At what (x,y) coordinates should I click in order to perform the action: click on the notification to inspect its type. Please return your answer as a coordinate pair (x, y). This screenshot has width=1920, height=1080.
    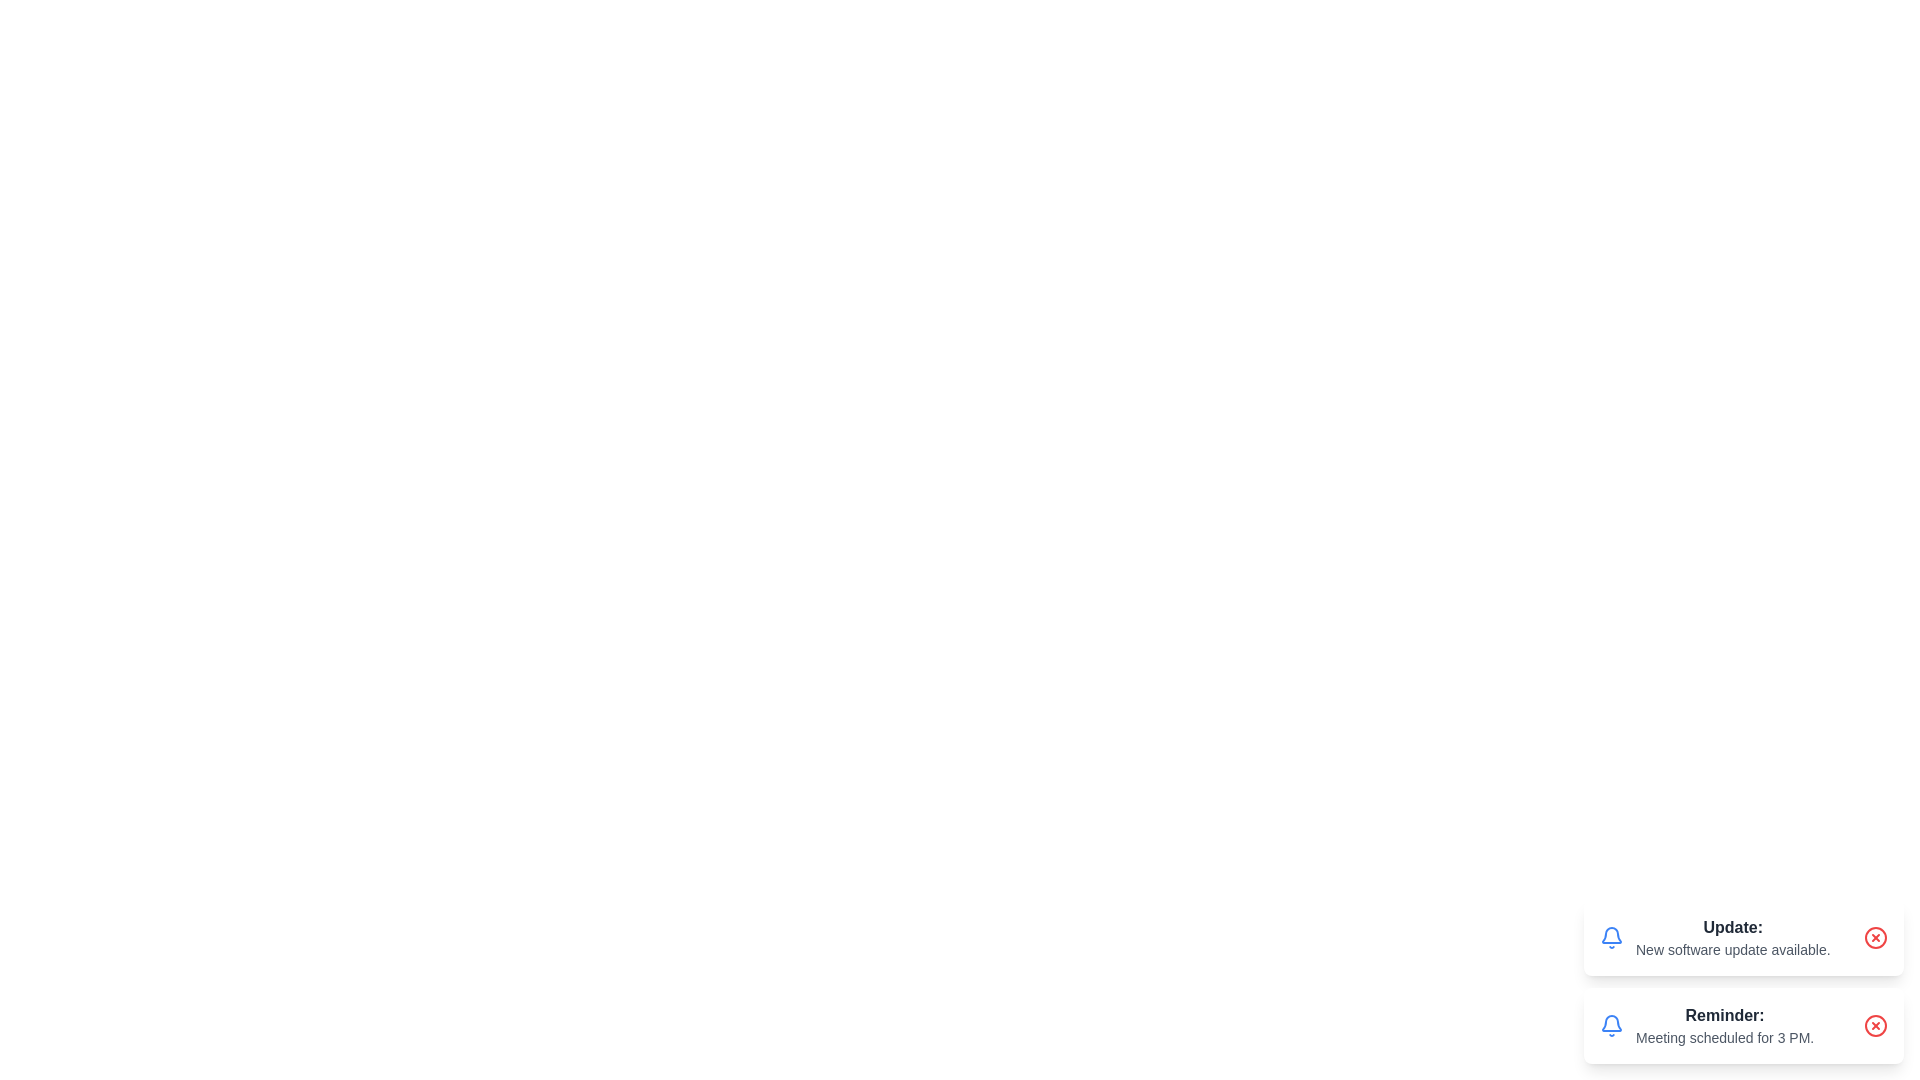
    Looking at the image, I should click on (1742, 937).